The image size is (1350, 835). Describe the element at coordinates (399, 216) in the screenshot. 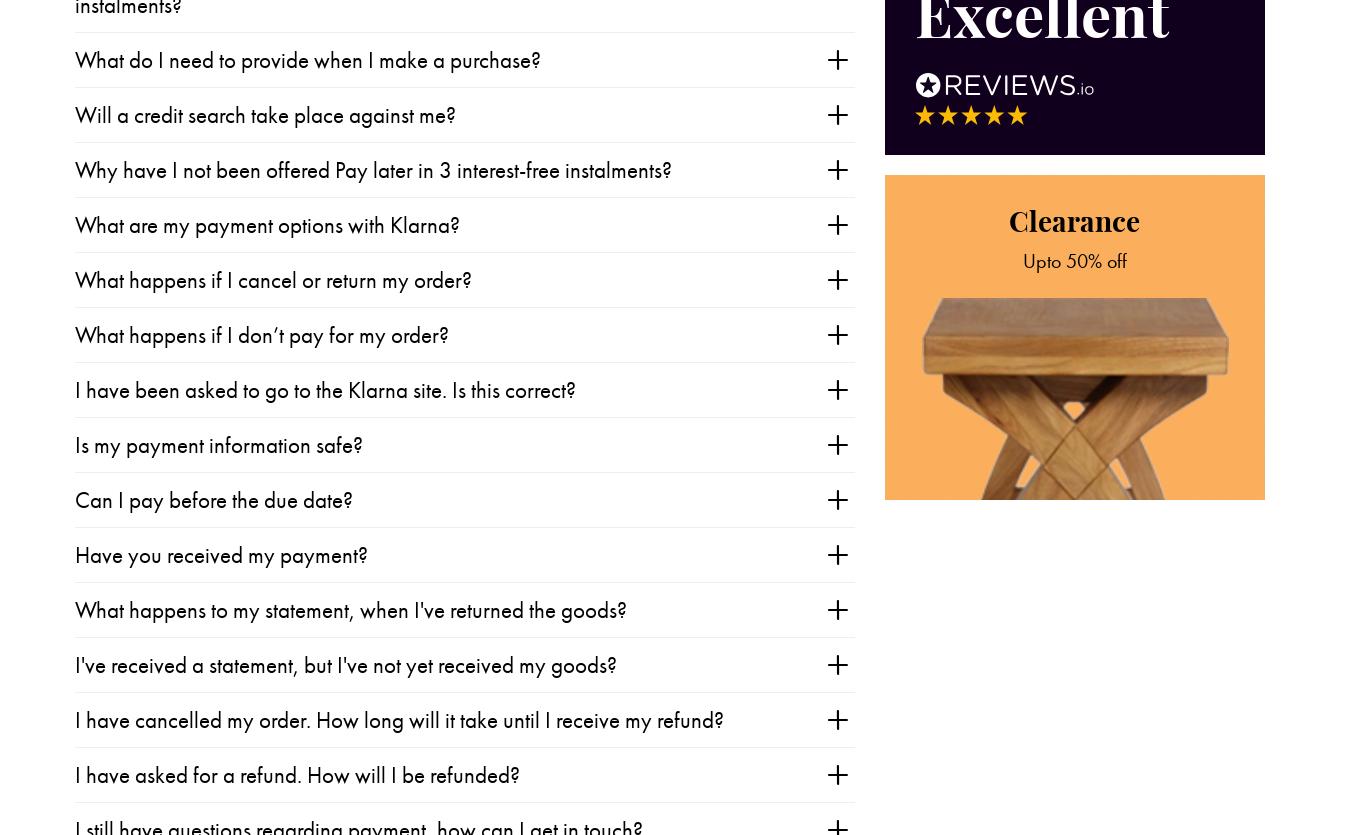

I see `'I have cancelled my order. How long will it take until I receive my refund?'` at that location.